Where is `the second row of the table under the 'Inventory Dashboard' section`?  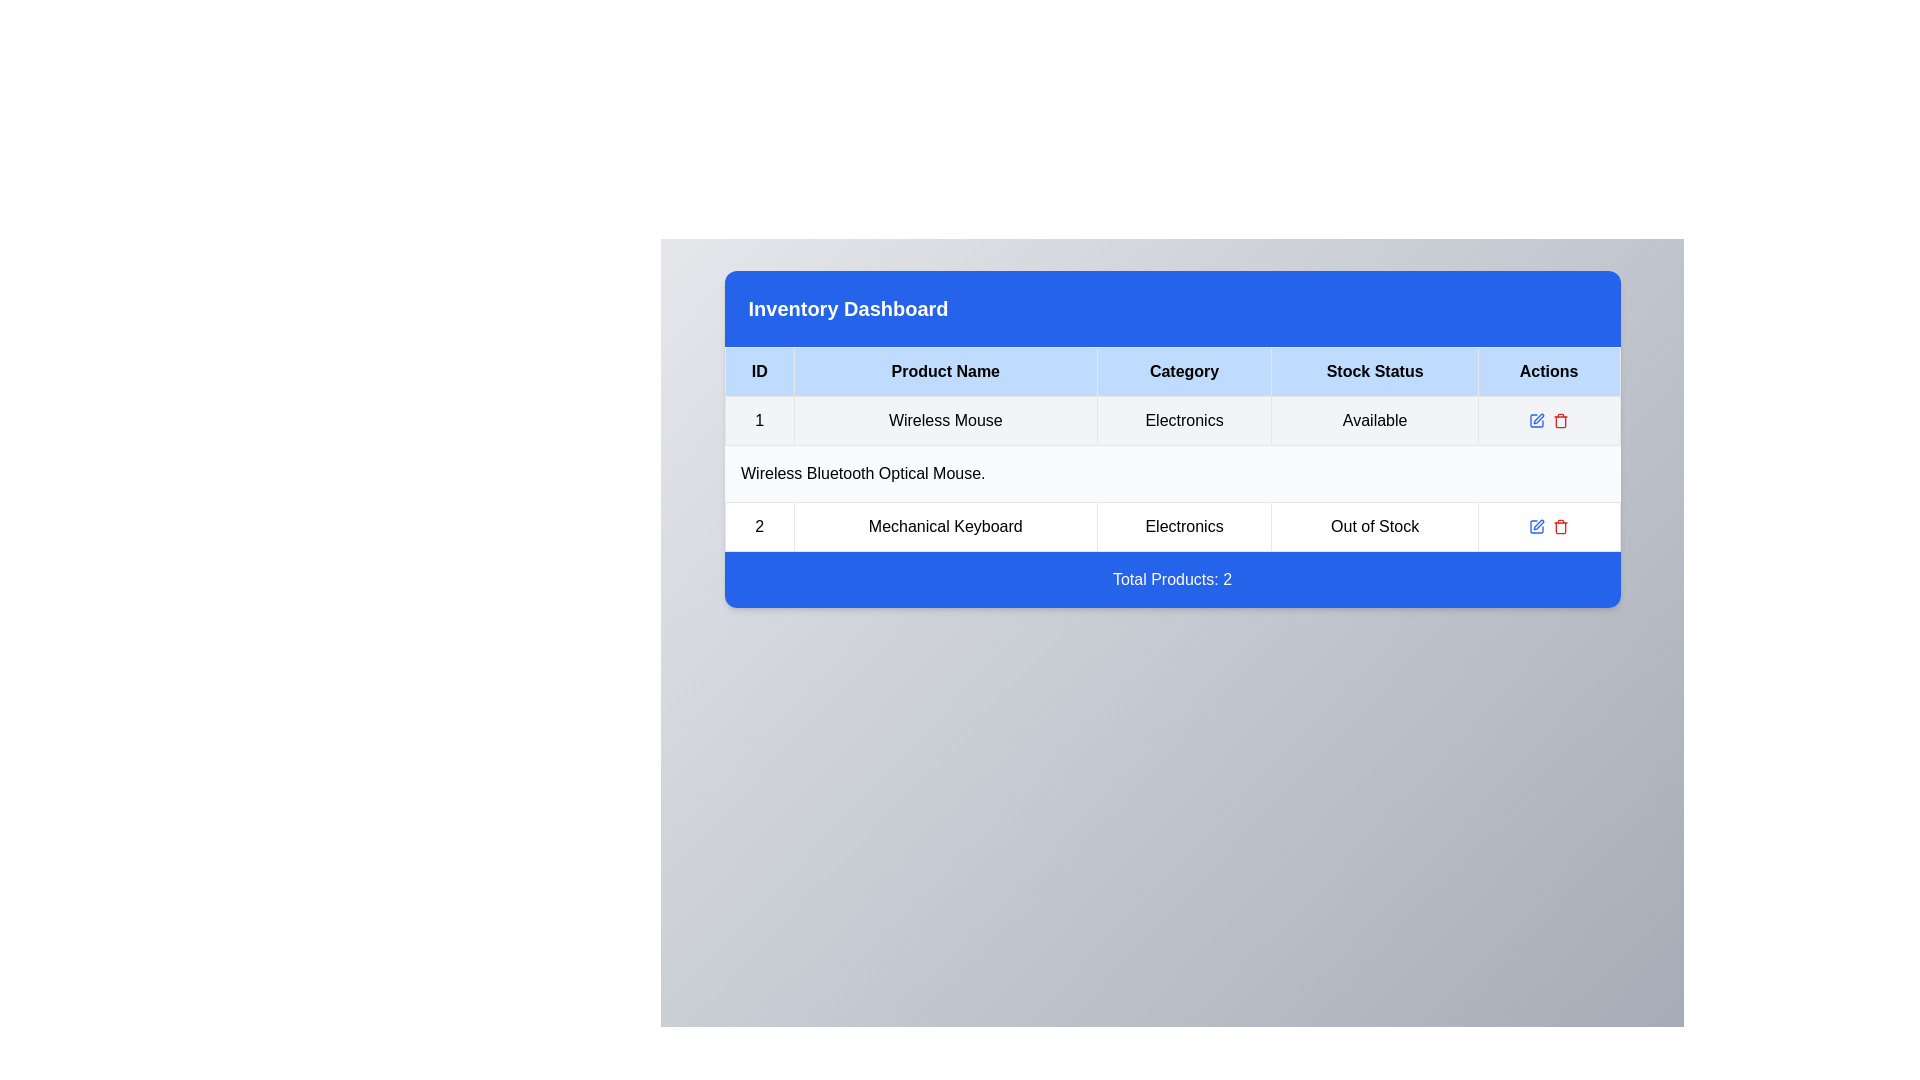
the second row of the table under the 'Inventory Dashboard' section is located at coordinates (1172, 526).